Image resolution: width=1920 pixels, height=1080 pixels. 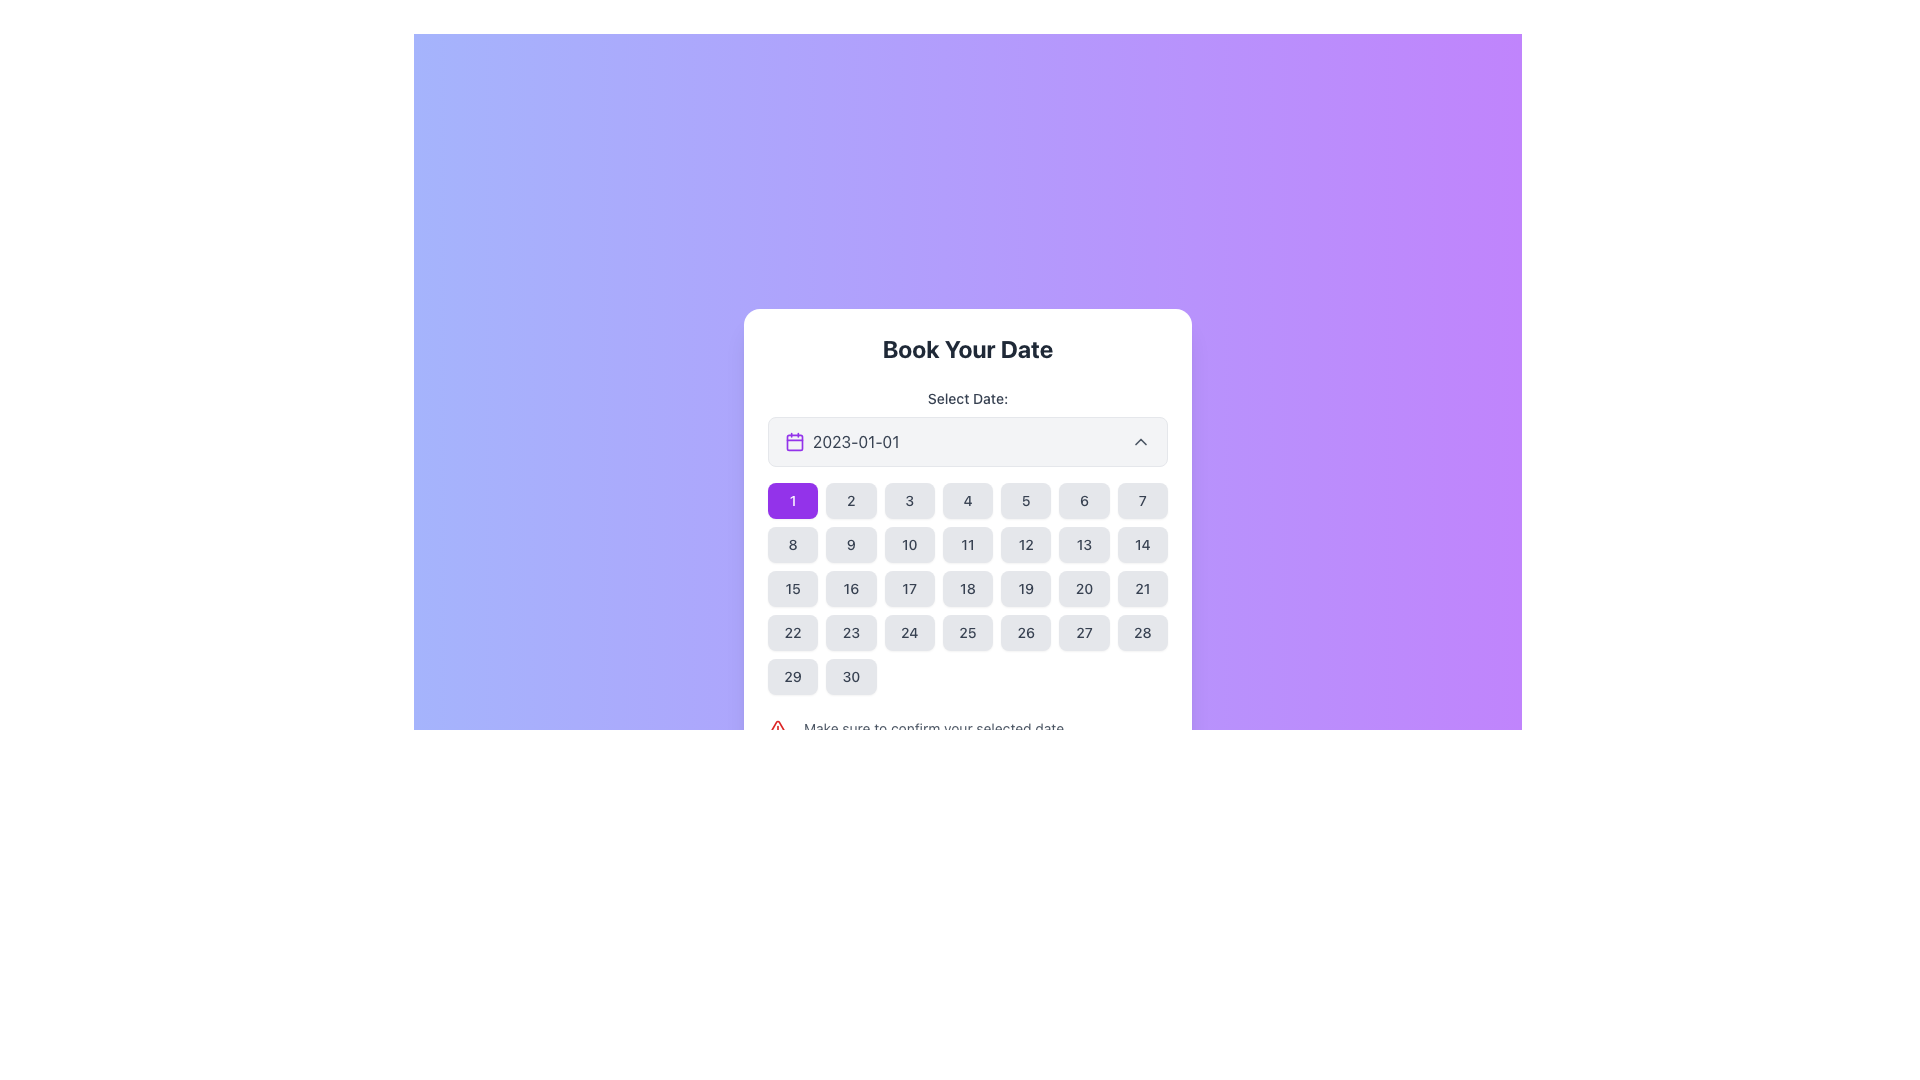 I want to click on the square-shaped button with rounded edges labeled '3' in a calendar-style date selection interface to change its background color, so click(x=908, y=500).